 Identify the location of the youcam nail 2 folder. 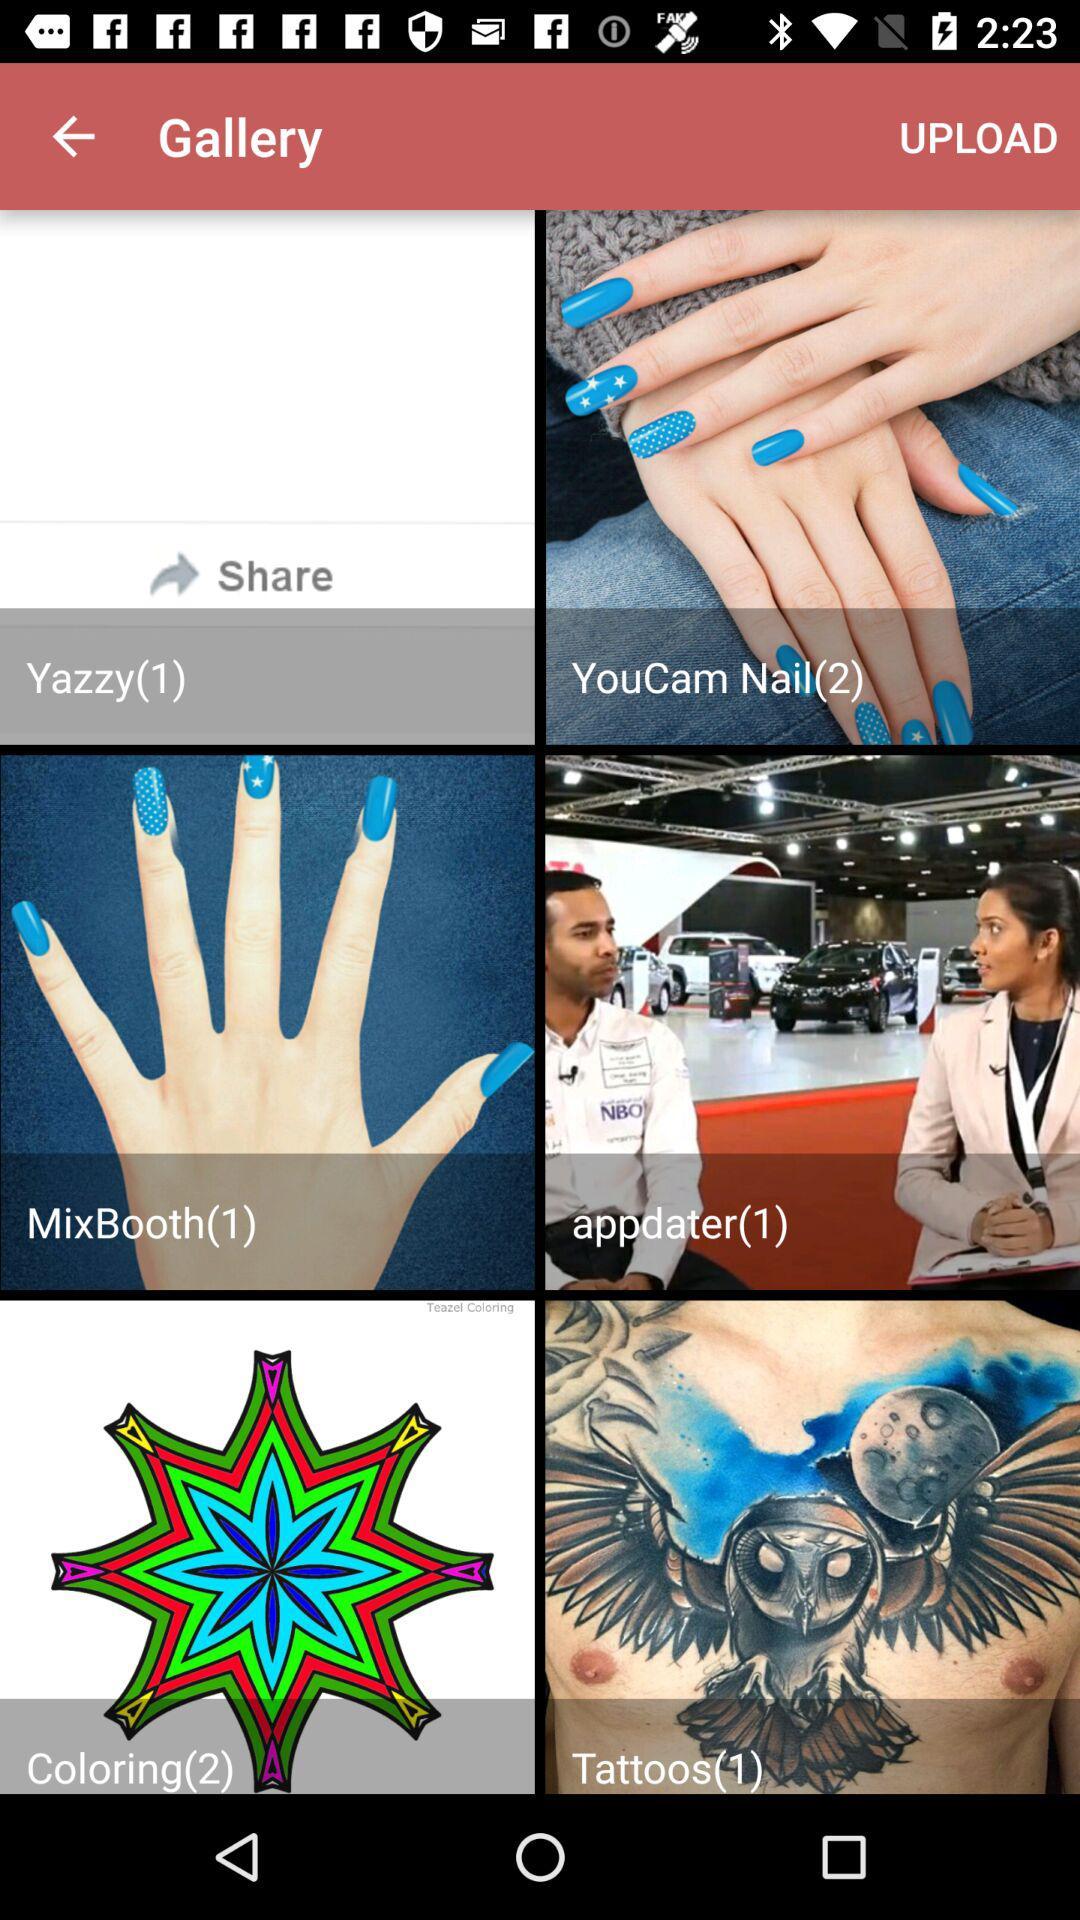
(812, 476).